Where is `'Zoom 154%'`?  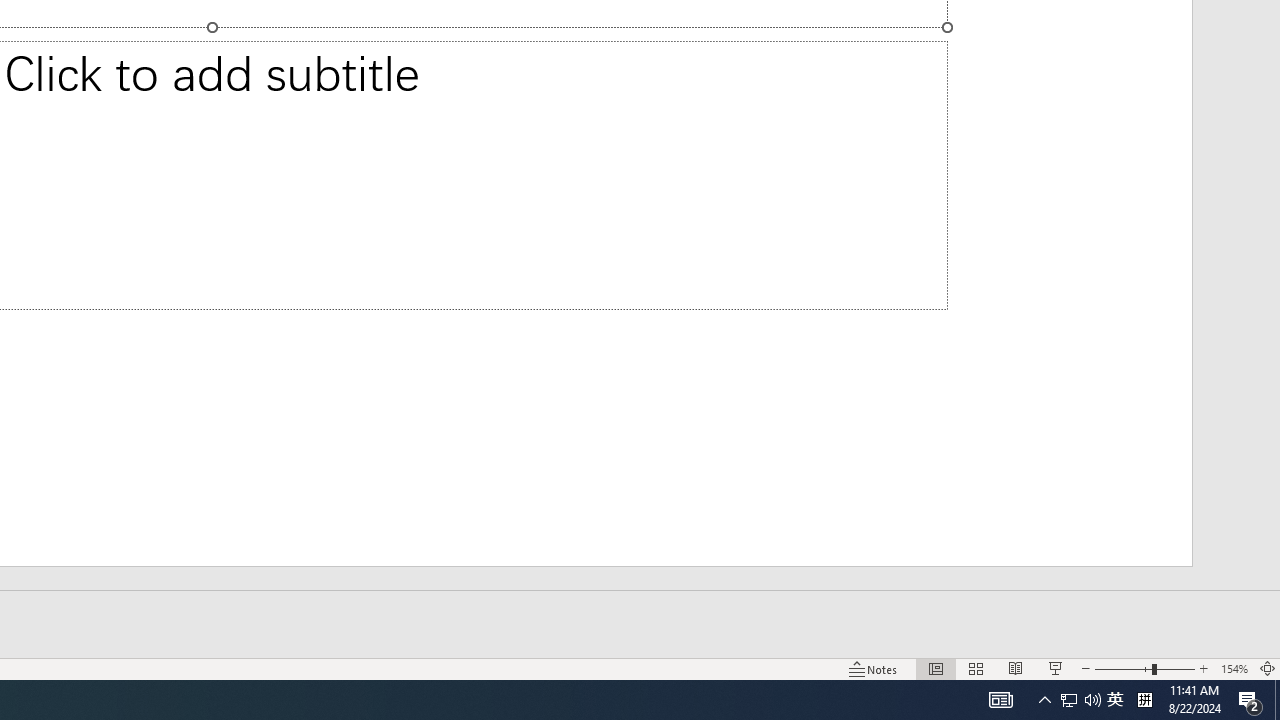
'Zoom 154%' is located at coordinates (1233, 669).